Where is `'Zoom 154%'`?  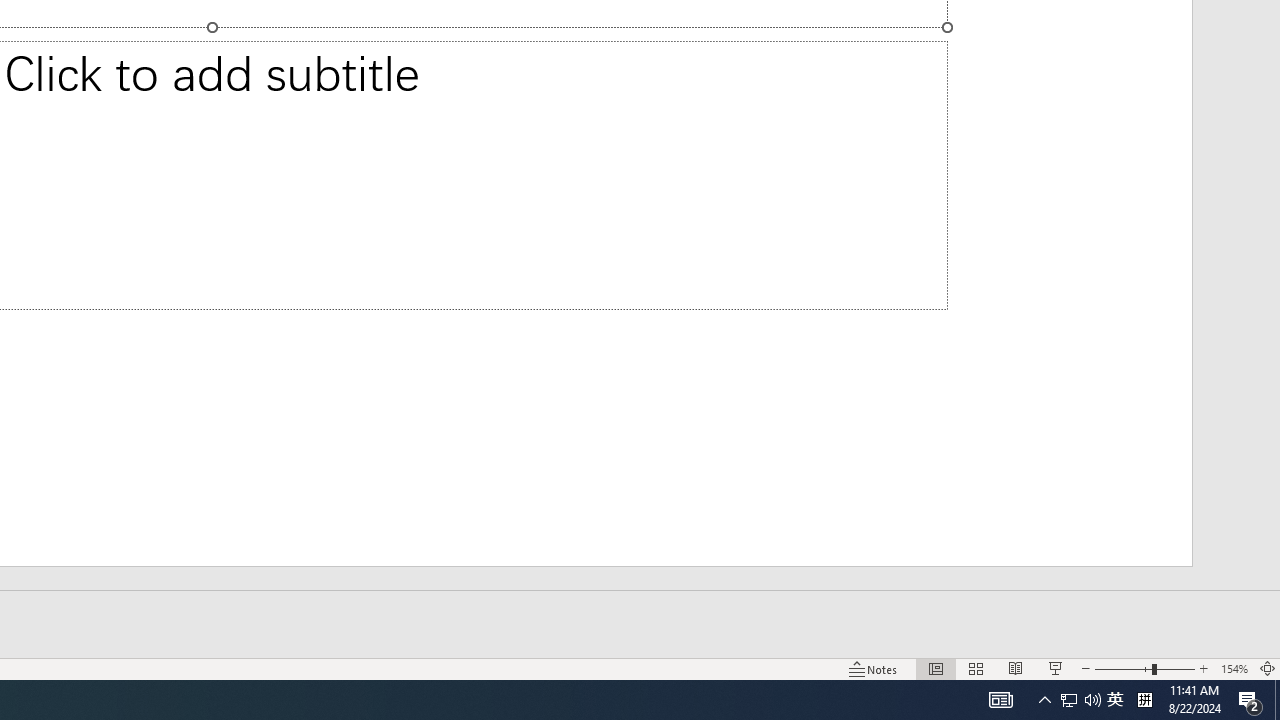
'Zoom 154%' is located at coordinates (1233, 669).